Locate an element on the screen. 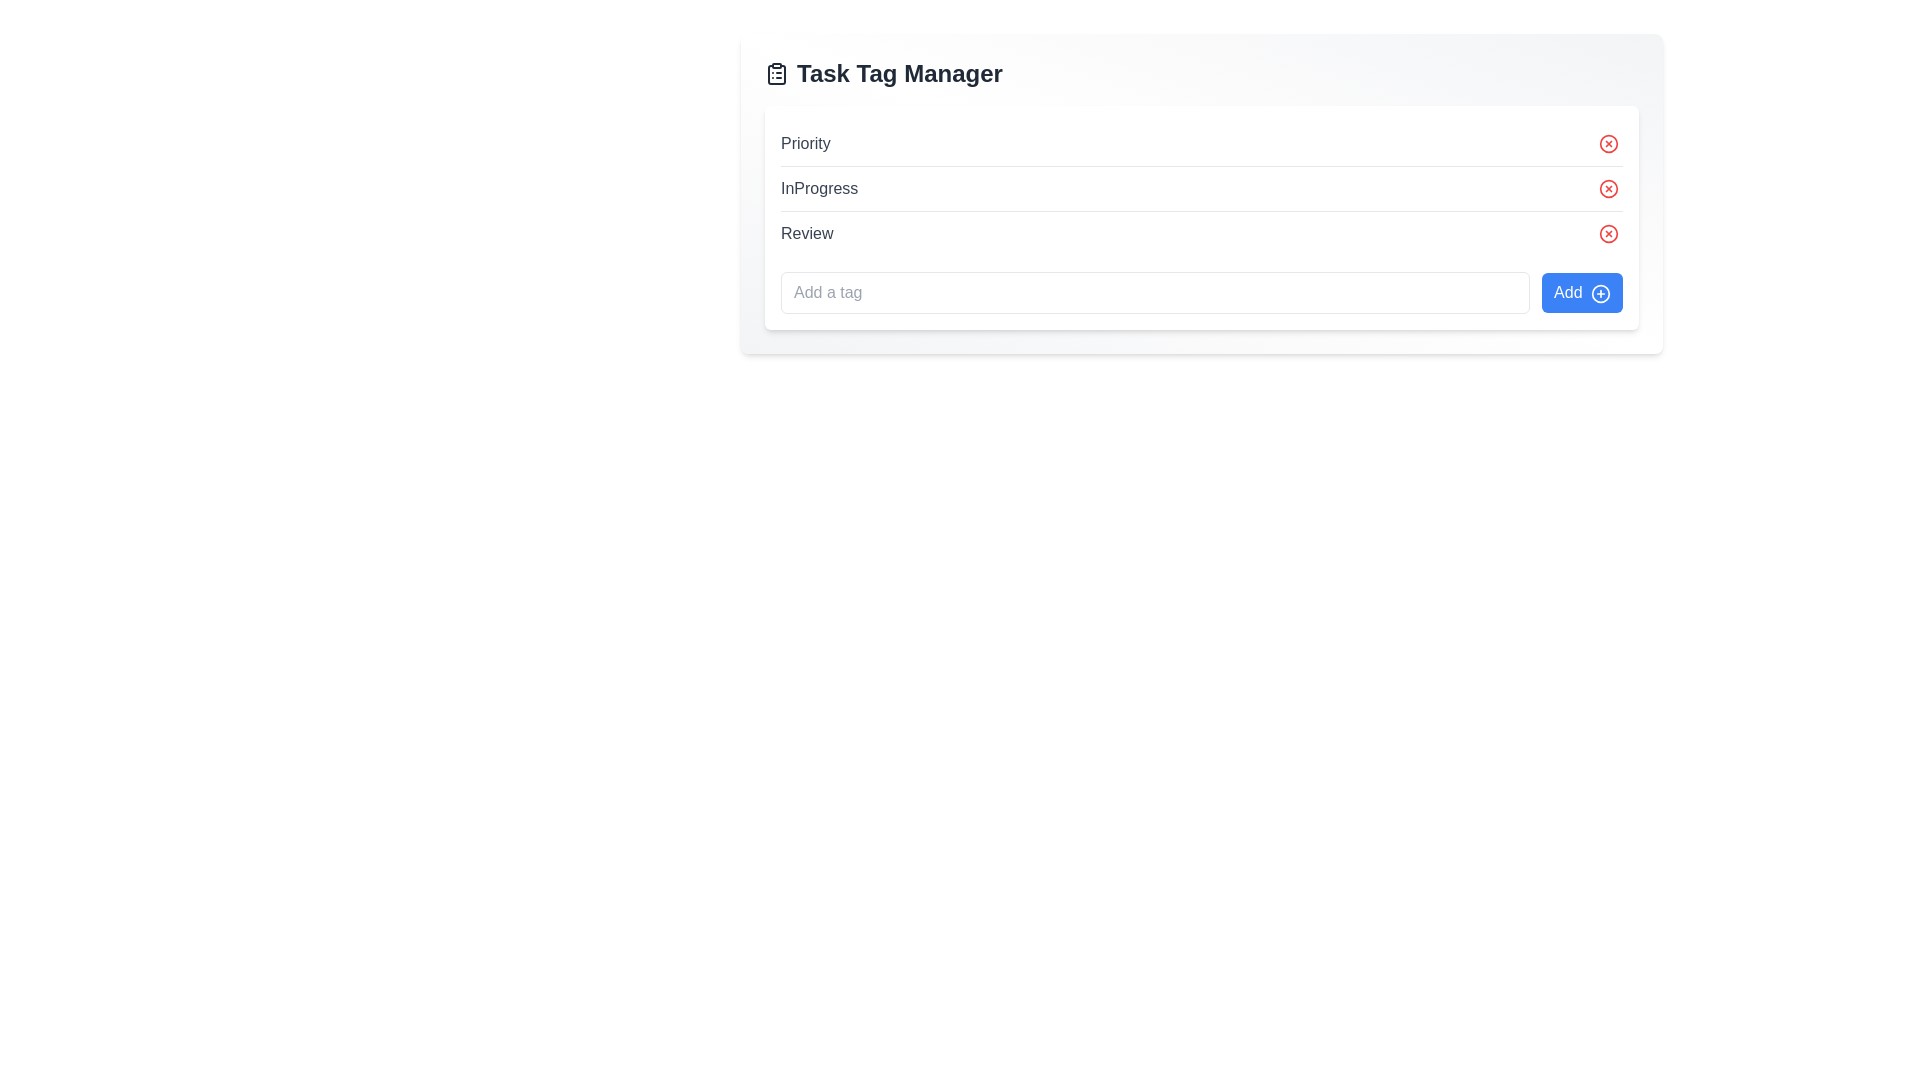 This screenshot has height=1080, width=1920. the status display element located under 'Task Tag Manager' to focus on it is located at coordinates (1200, 188).